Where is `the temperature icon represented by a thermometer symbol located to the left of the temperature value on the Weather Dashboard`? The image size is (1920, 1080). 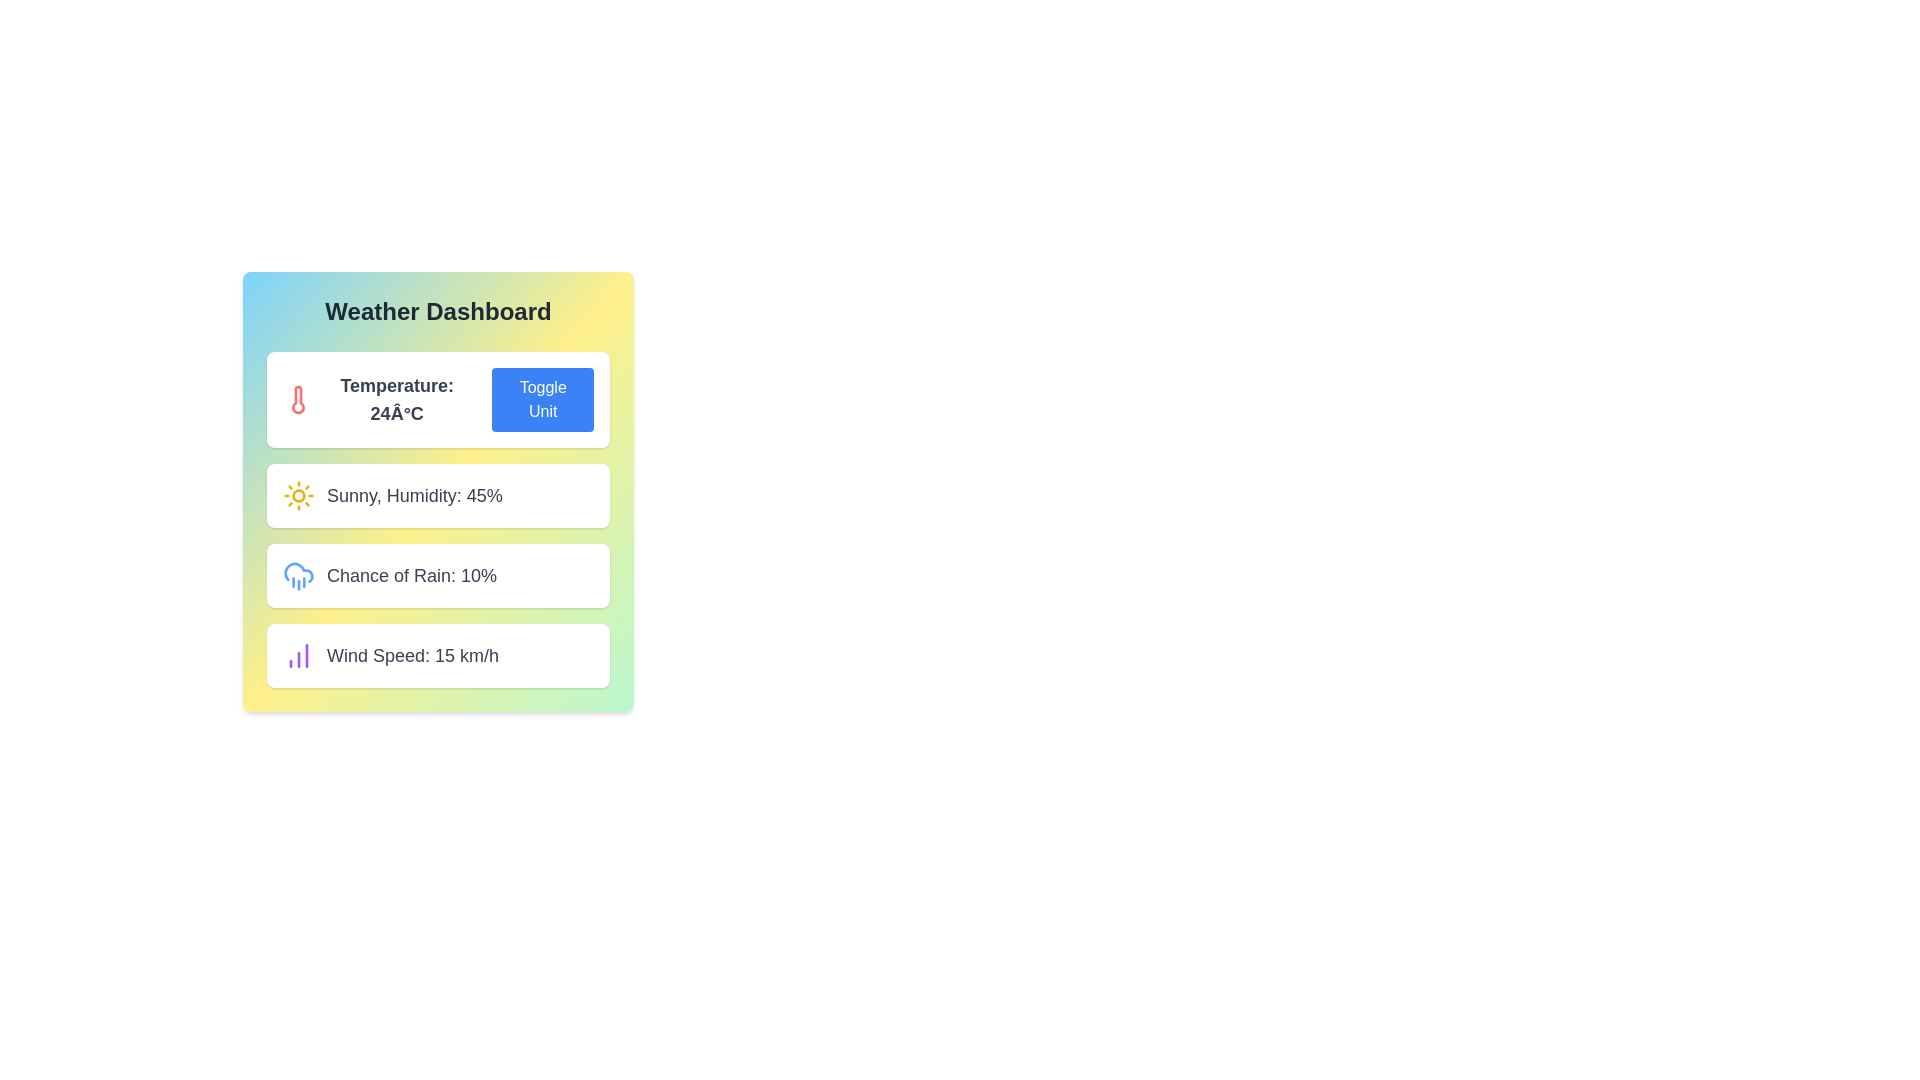 the temperature icon represented by a thermometer symbol located to the left of the temperature value on the Weather Dashboard is located at coordinates (297, 400).